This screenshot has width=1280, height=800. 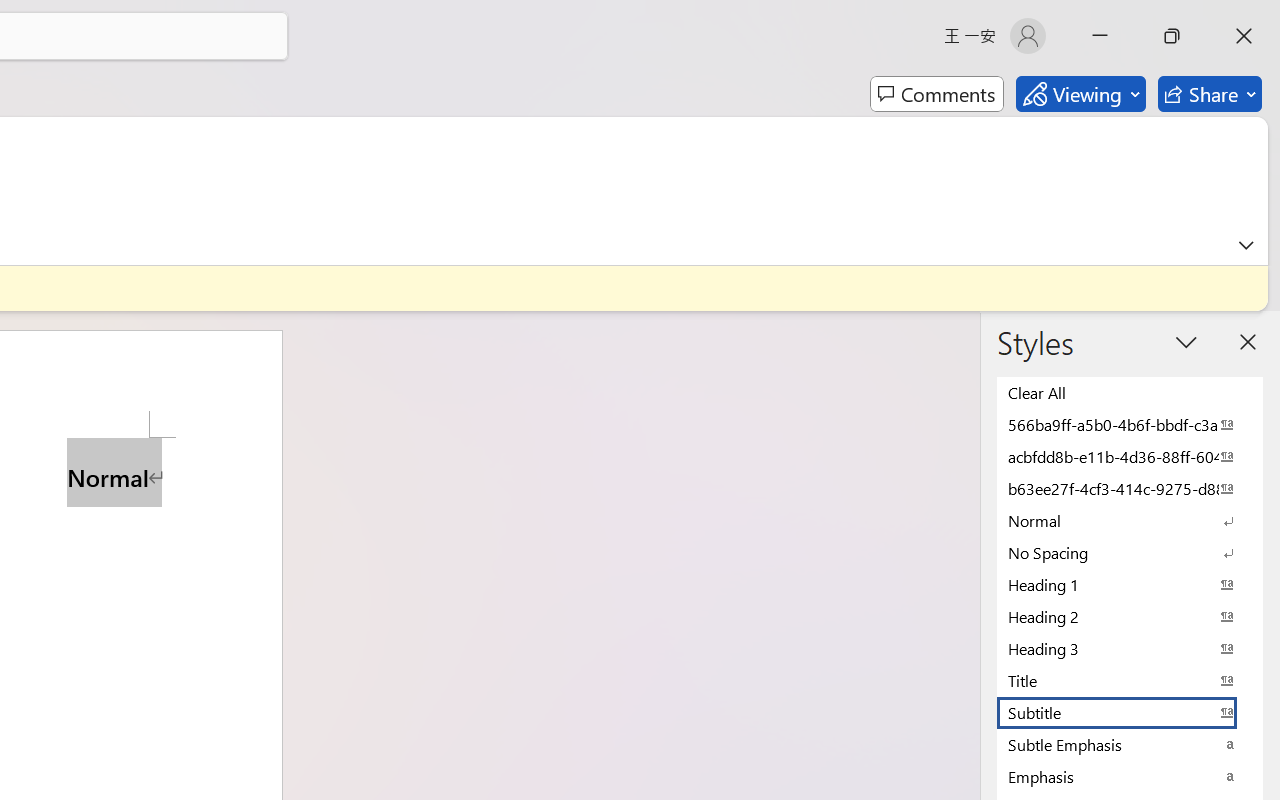 What do you see at coordinates (1130, 744) in the screenshot?
I see `'Subtle Emphasis'` at bounding box center [1130, 744].